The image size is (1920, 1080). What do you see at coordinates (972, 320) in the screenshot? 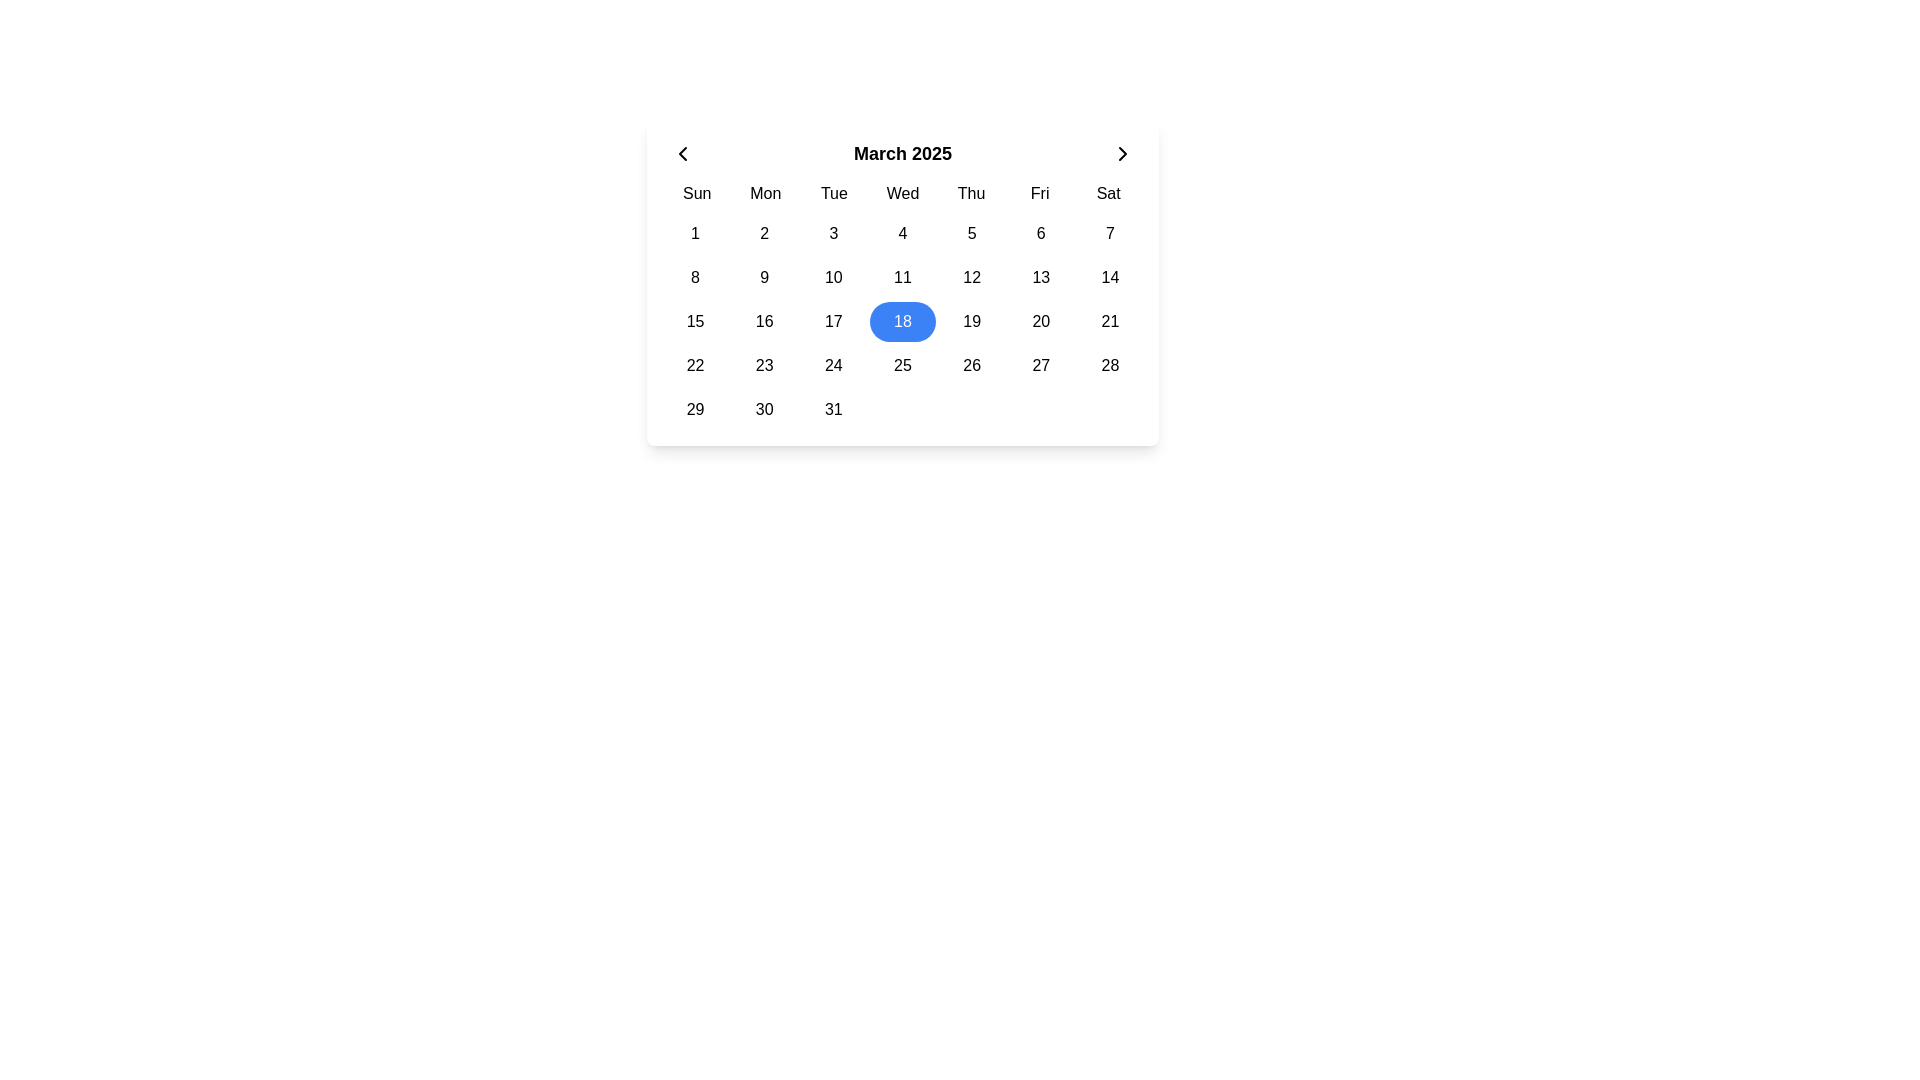
I see `the calendar day button located` at bounding box center [972, 320].